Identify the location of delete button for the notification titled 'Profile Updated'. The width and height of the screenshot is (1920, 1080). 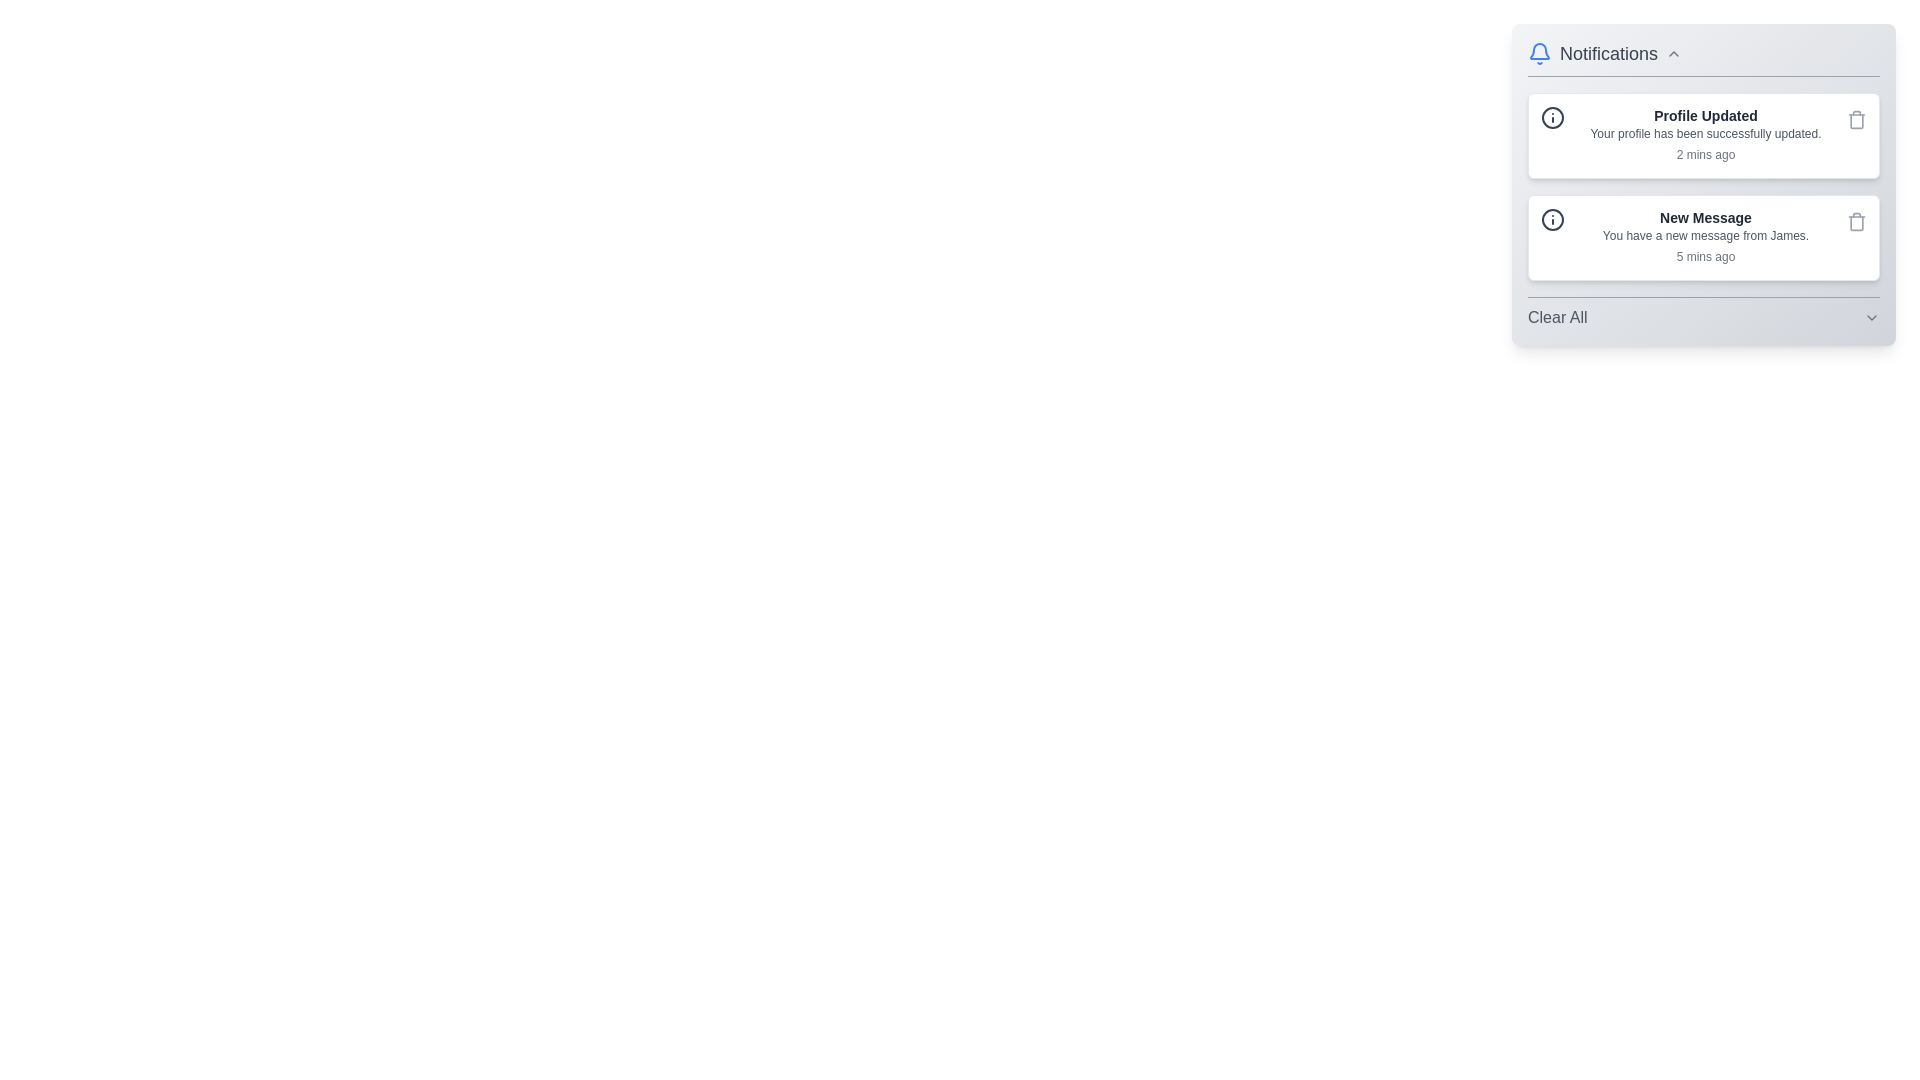
(1856, 119).